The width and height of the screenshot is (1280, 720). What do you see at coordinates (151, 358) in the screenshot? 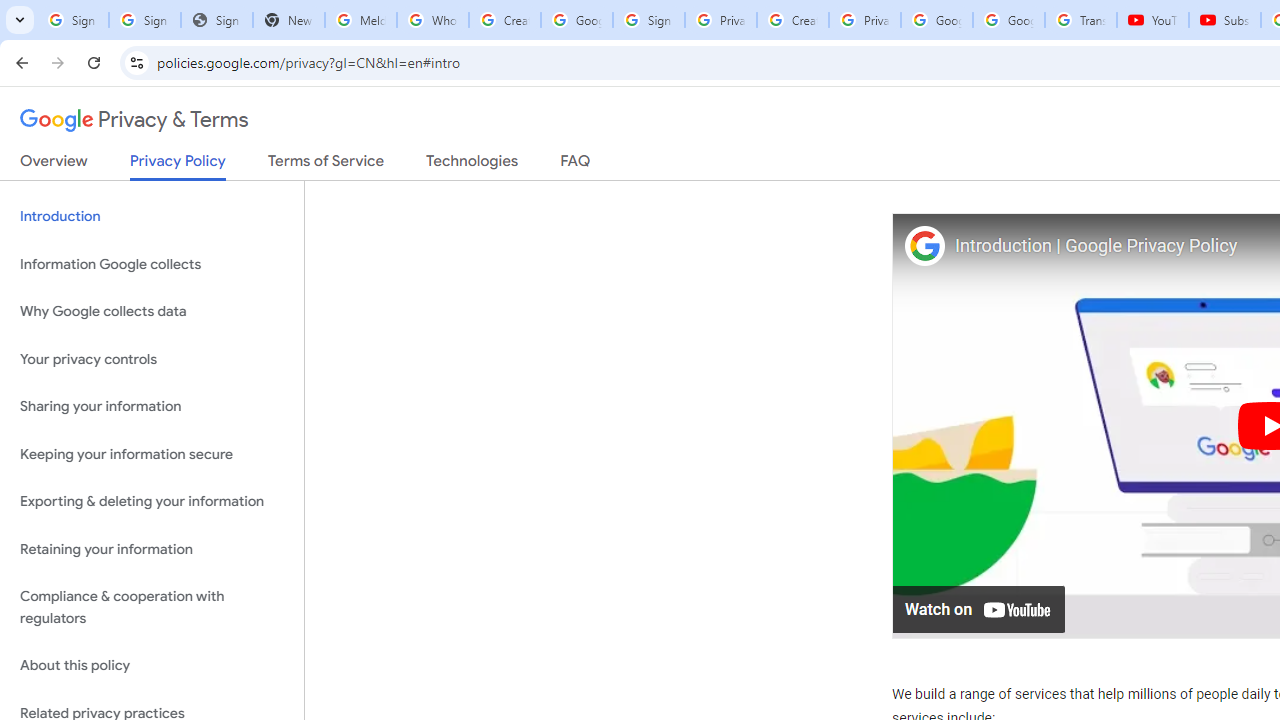
I see `'Your privacy controls'` at bounding box center [151, 358].